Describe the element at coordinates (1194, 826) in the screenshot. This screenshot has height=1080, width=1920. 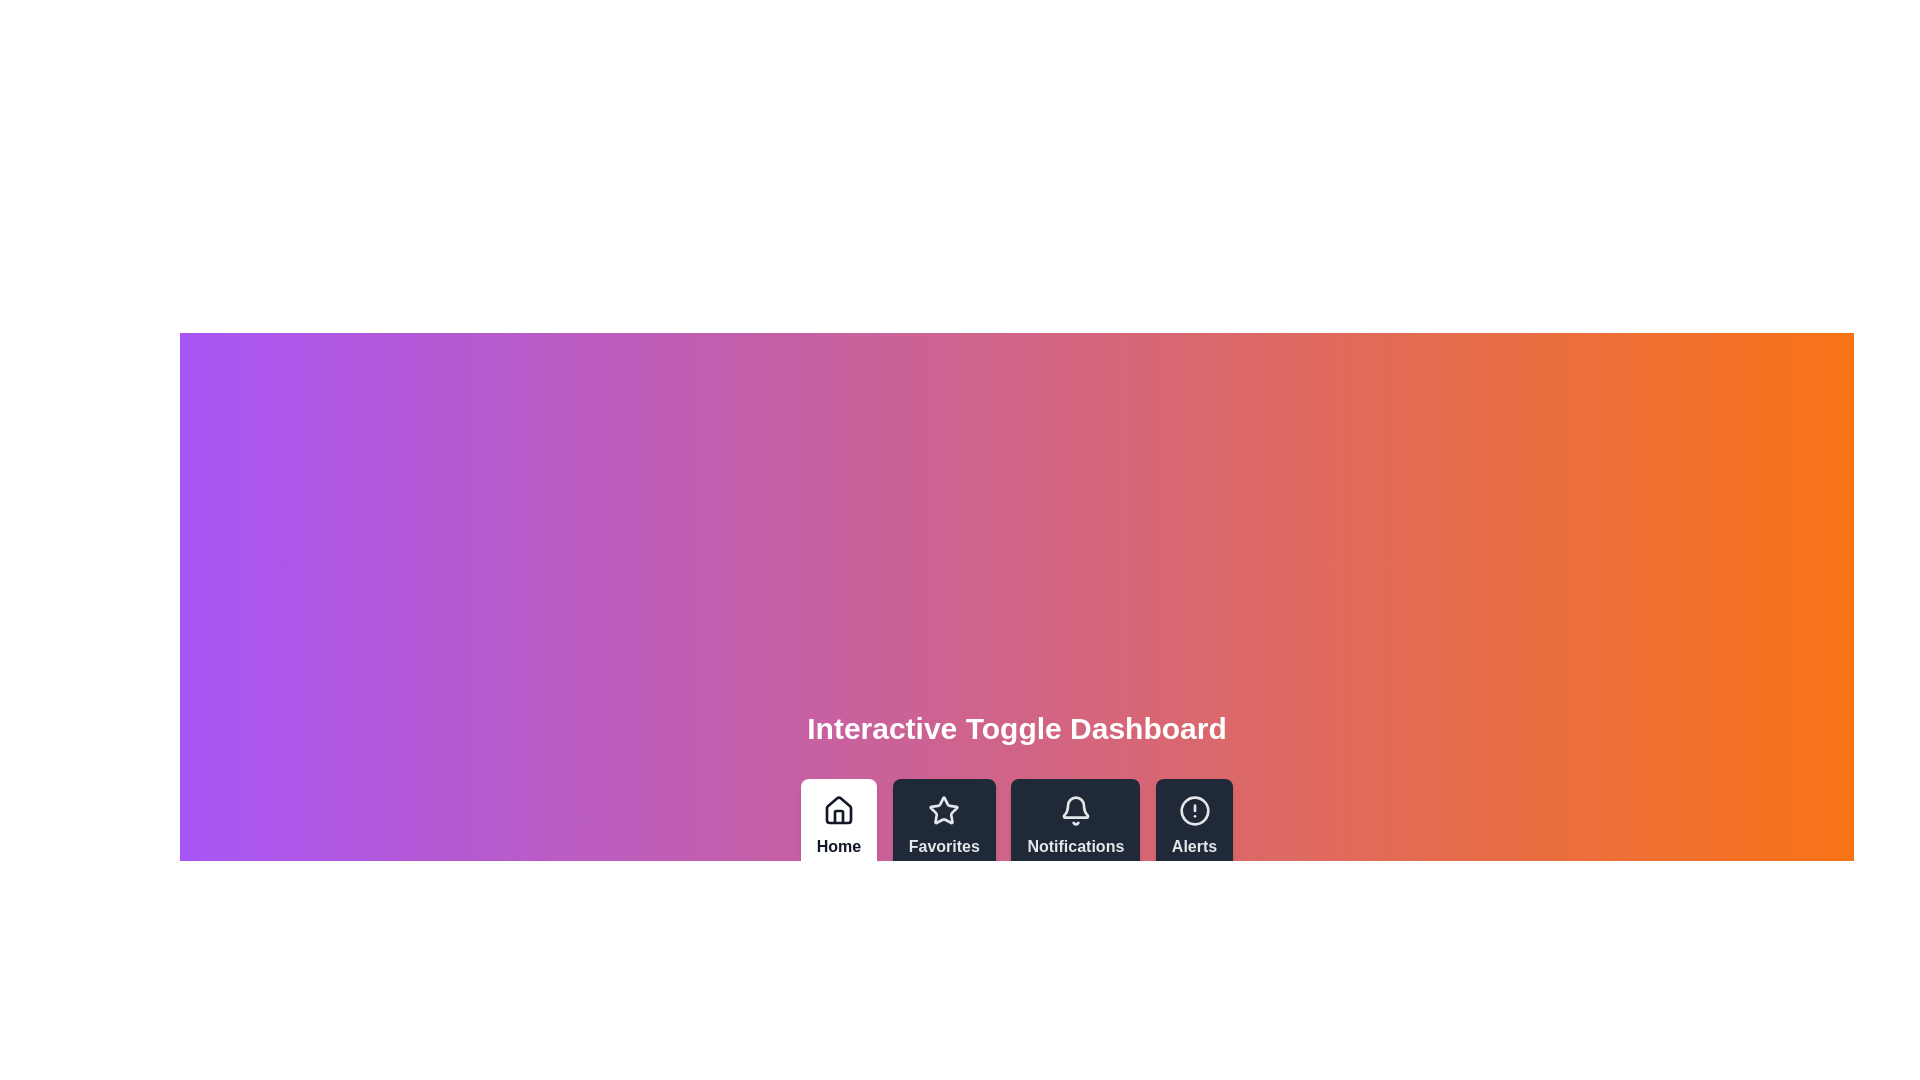
I see `the tab icon labeled Alerts` at that location.